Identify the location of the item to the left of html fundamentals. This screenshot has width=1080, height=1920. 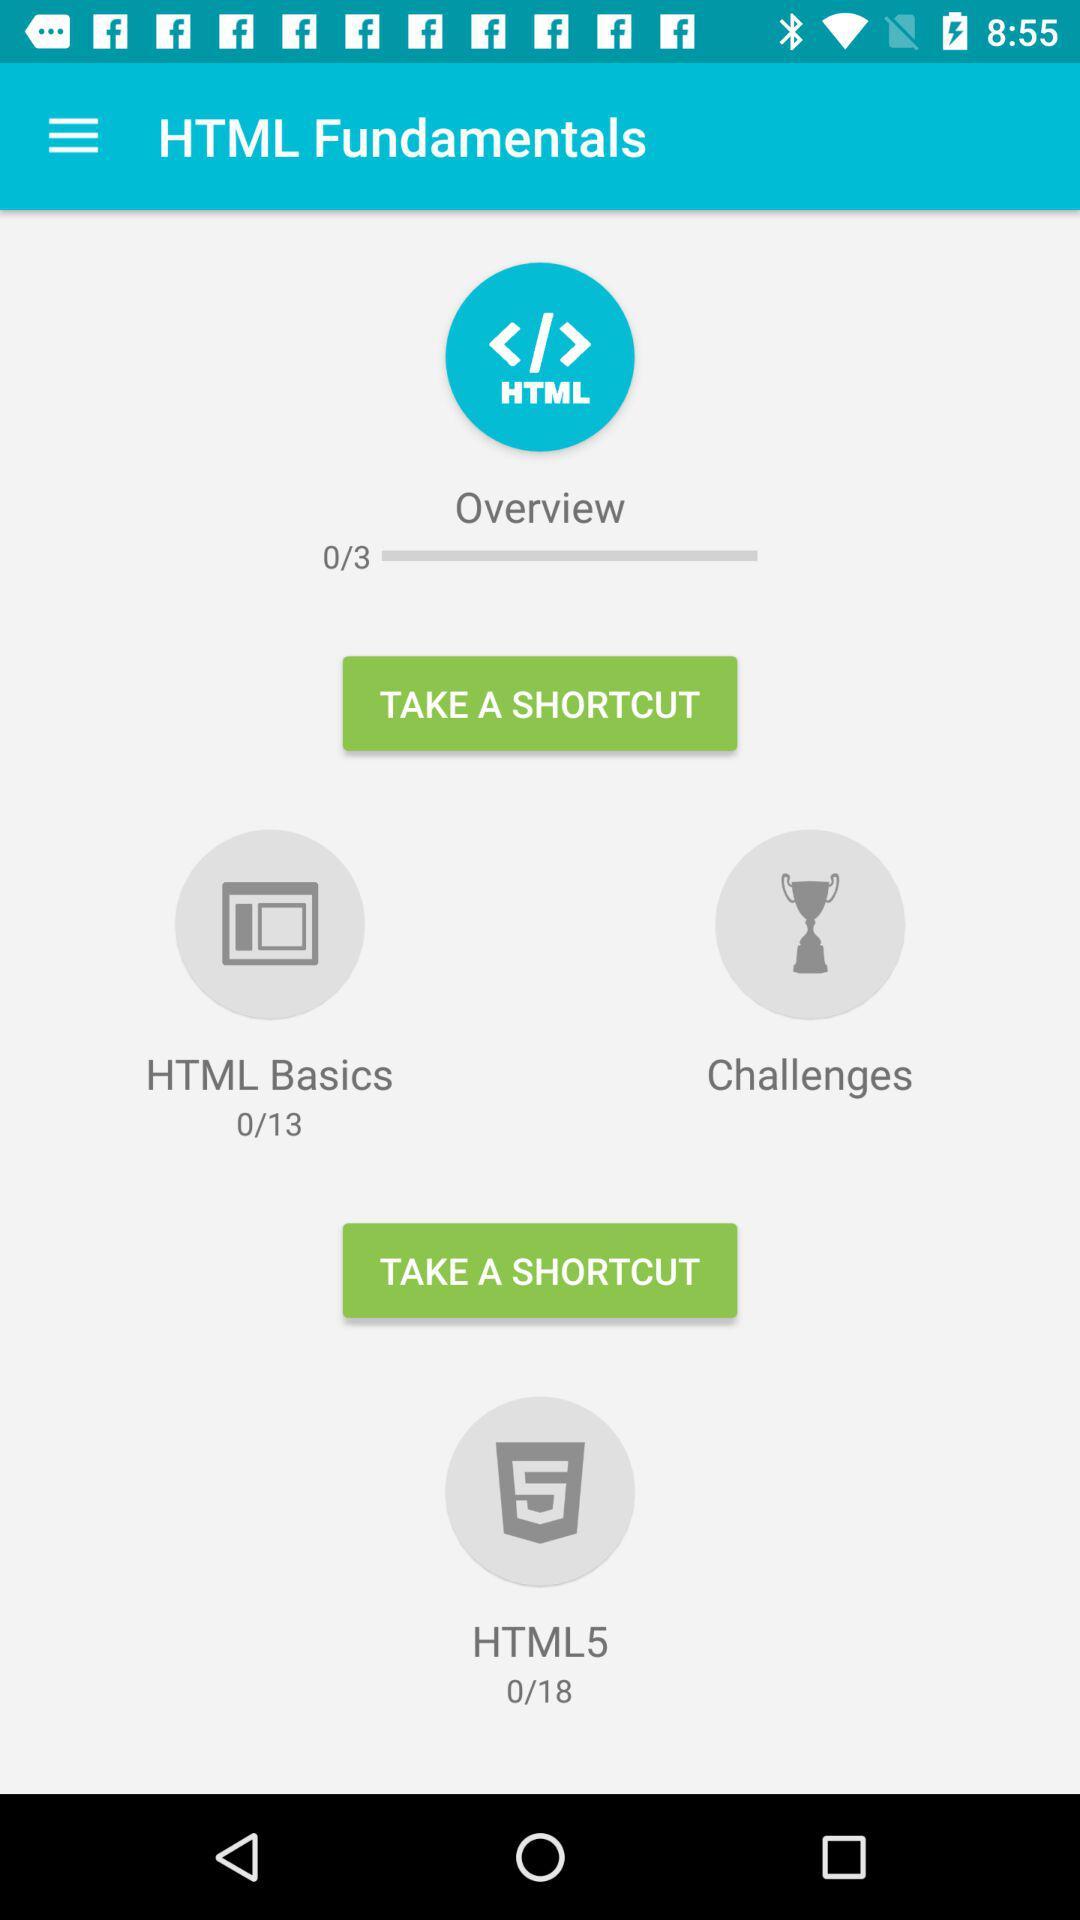
(72, 135).